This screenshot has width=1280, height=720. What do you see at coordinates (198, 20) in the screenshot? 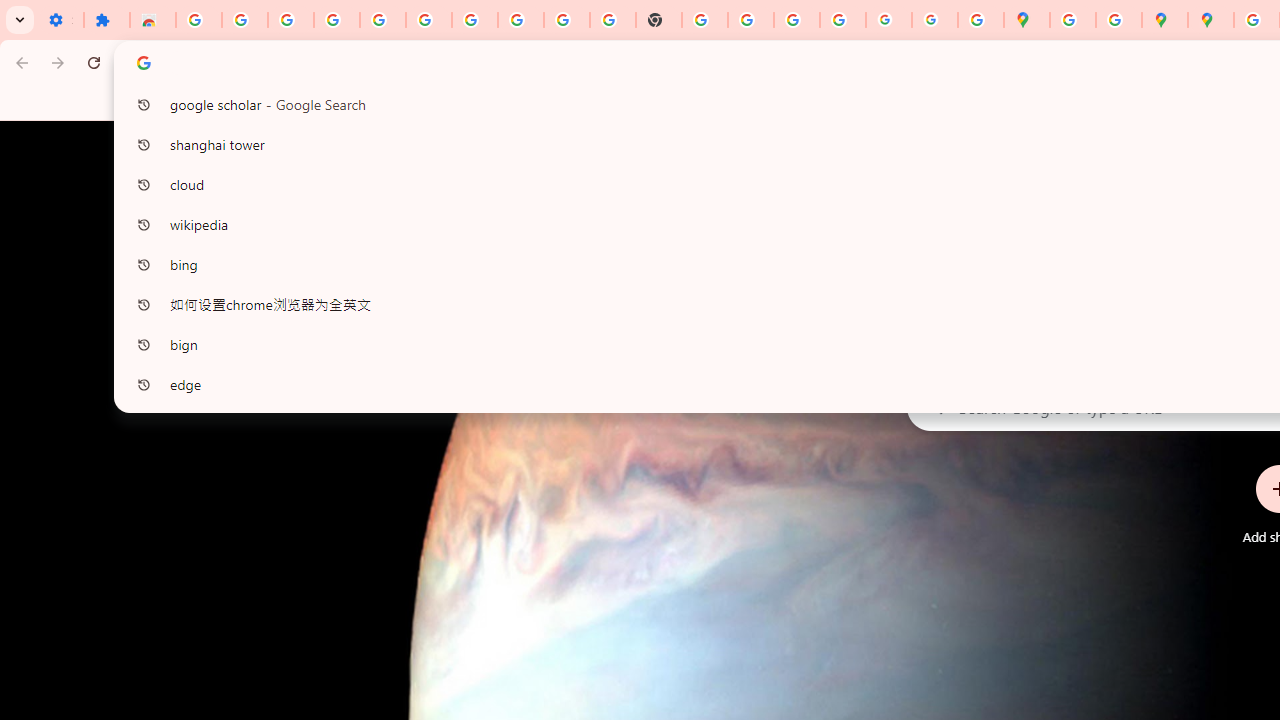
I see `'Sign in - Google Accounts'` at bounding box center [198, 20].